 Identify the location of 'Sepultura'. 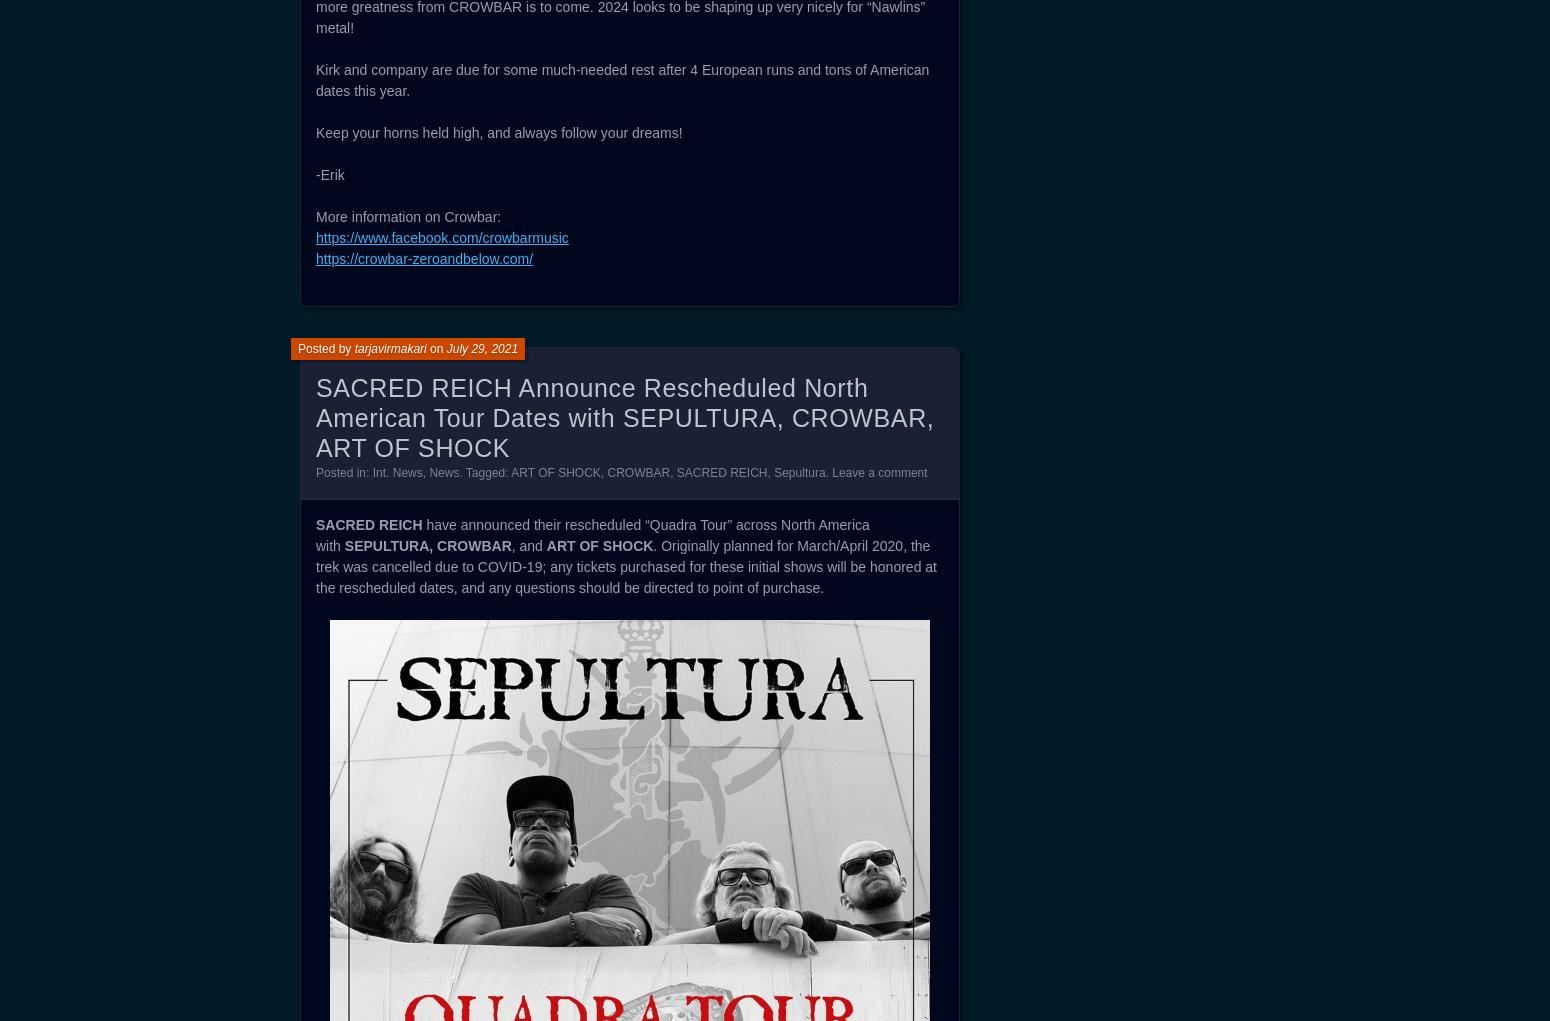
(798, 472).